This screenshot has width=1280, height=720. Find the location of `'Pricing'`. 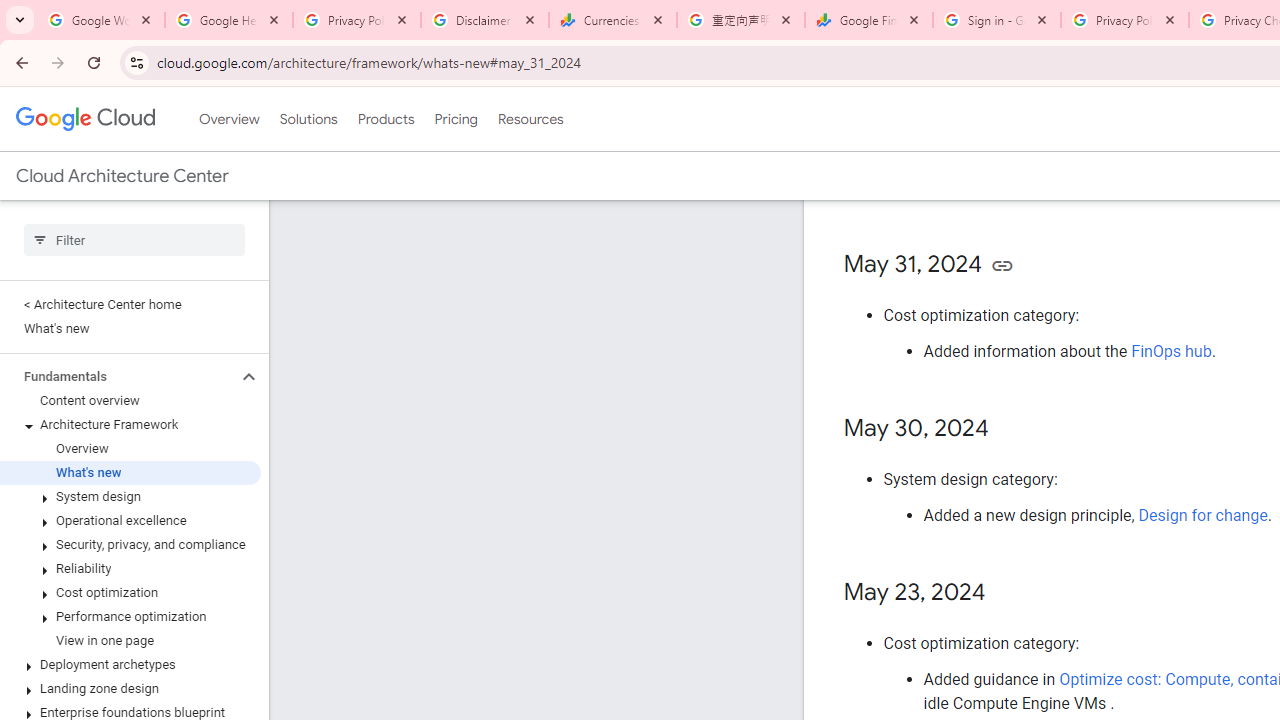

'Pricing' is located at coordinates (454, 119).